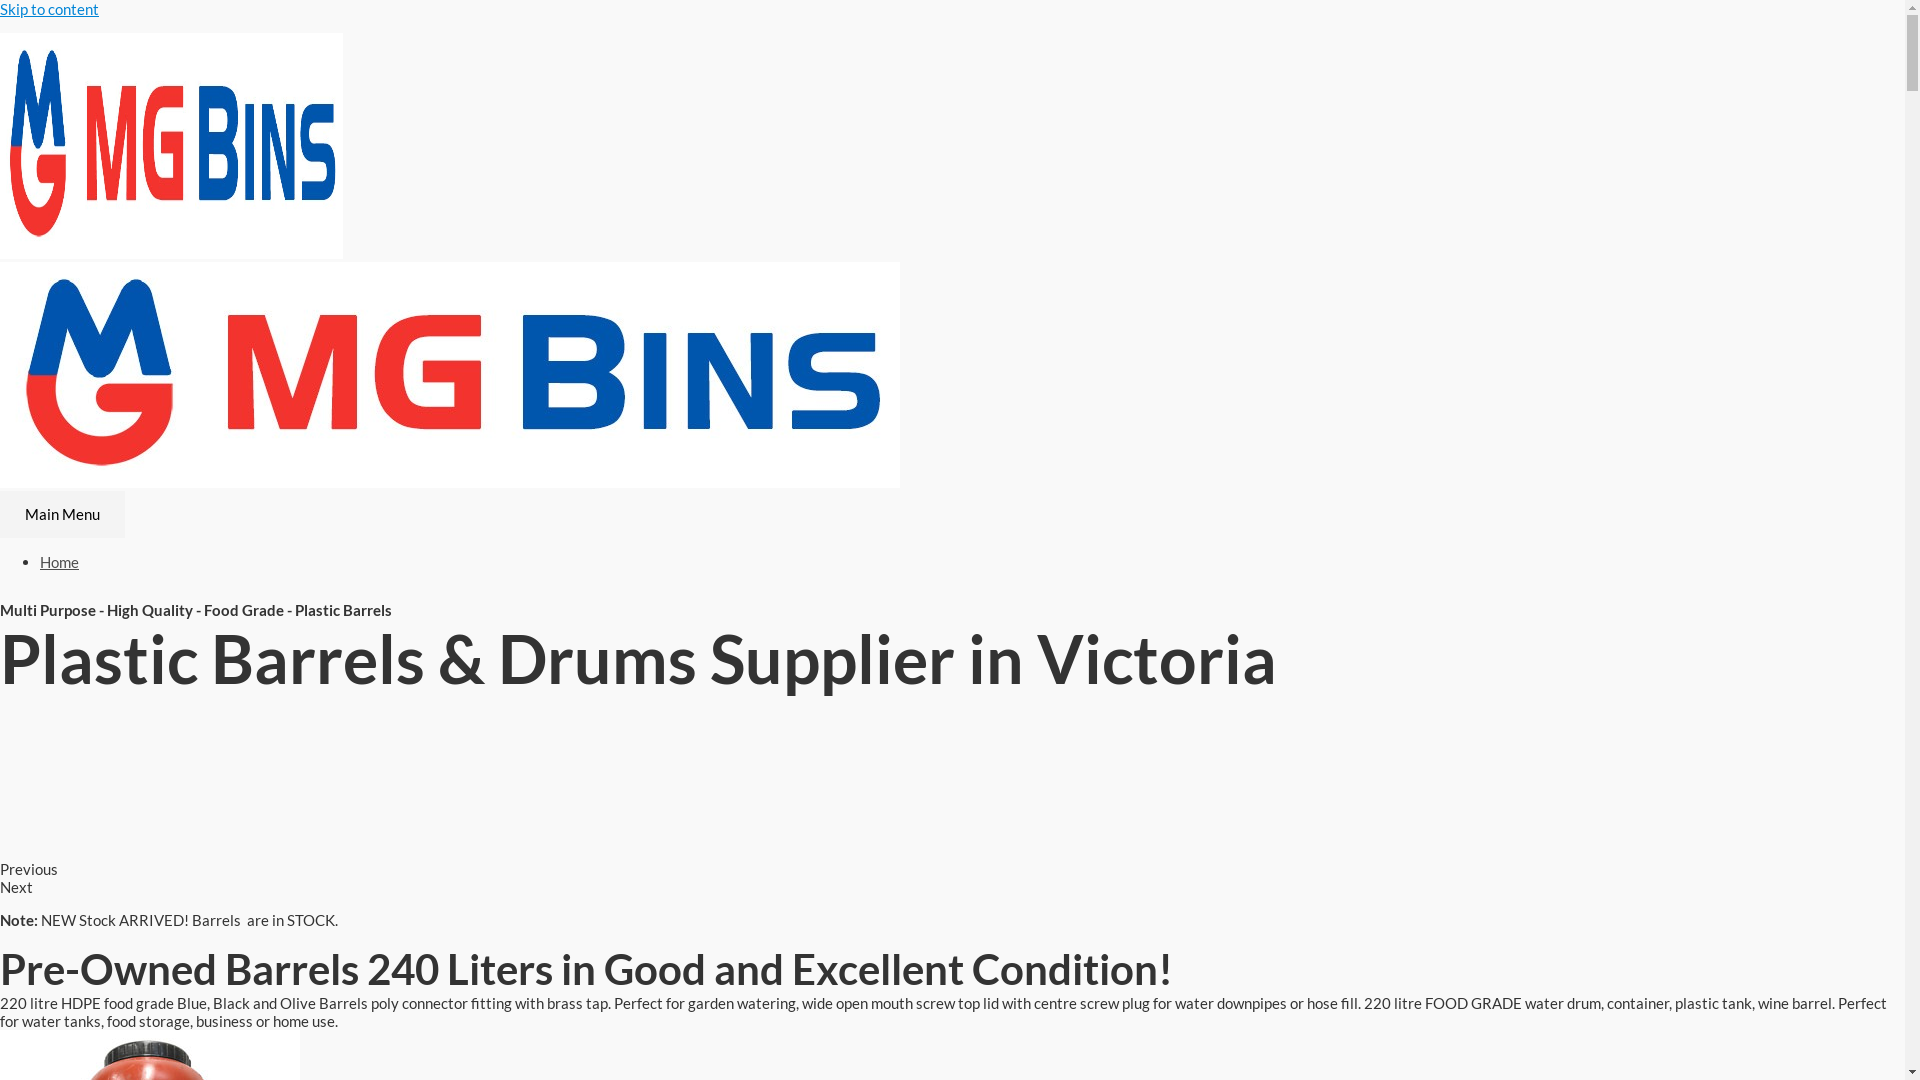 The width and height of the screenshot is (1920, 1080). I want to click on 'Home', so click(59, 562).